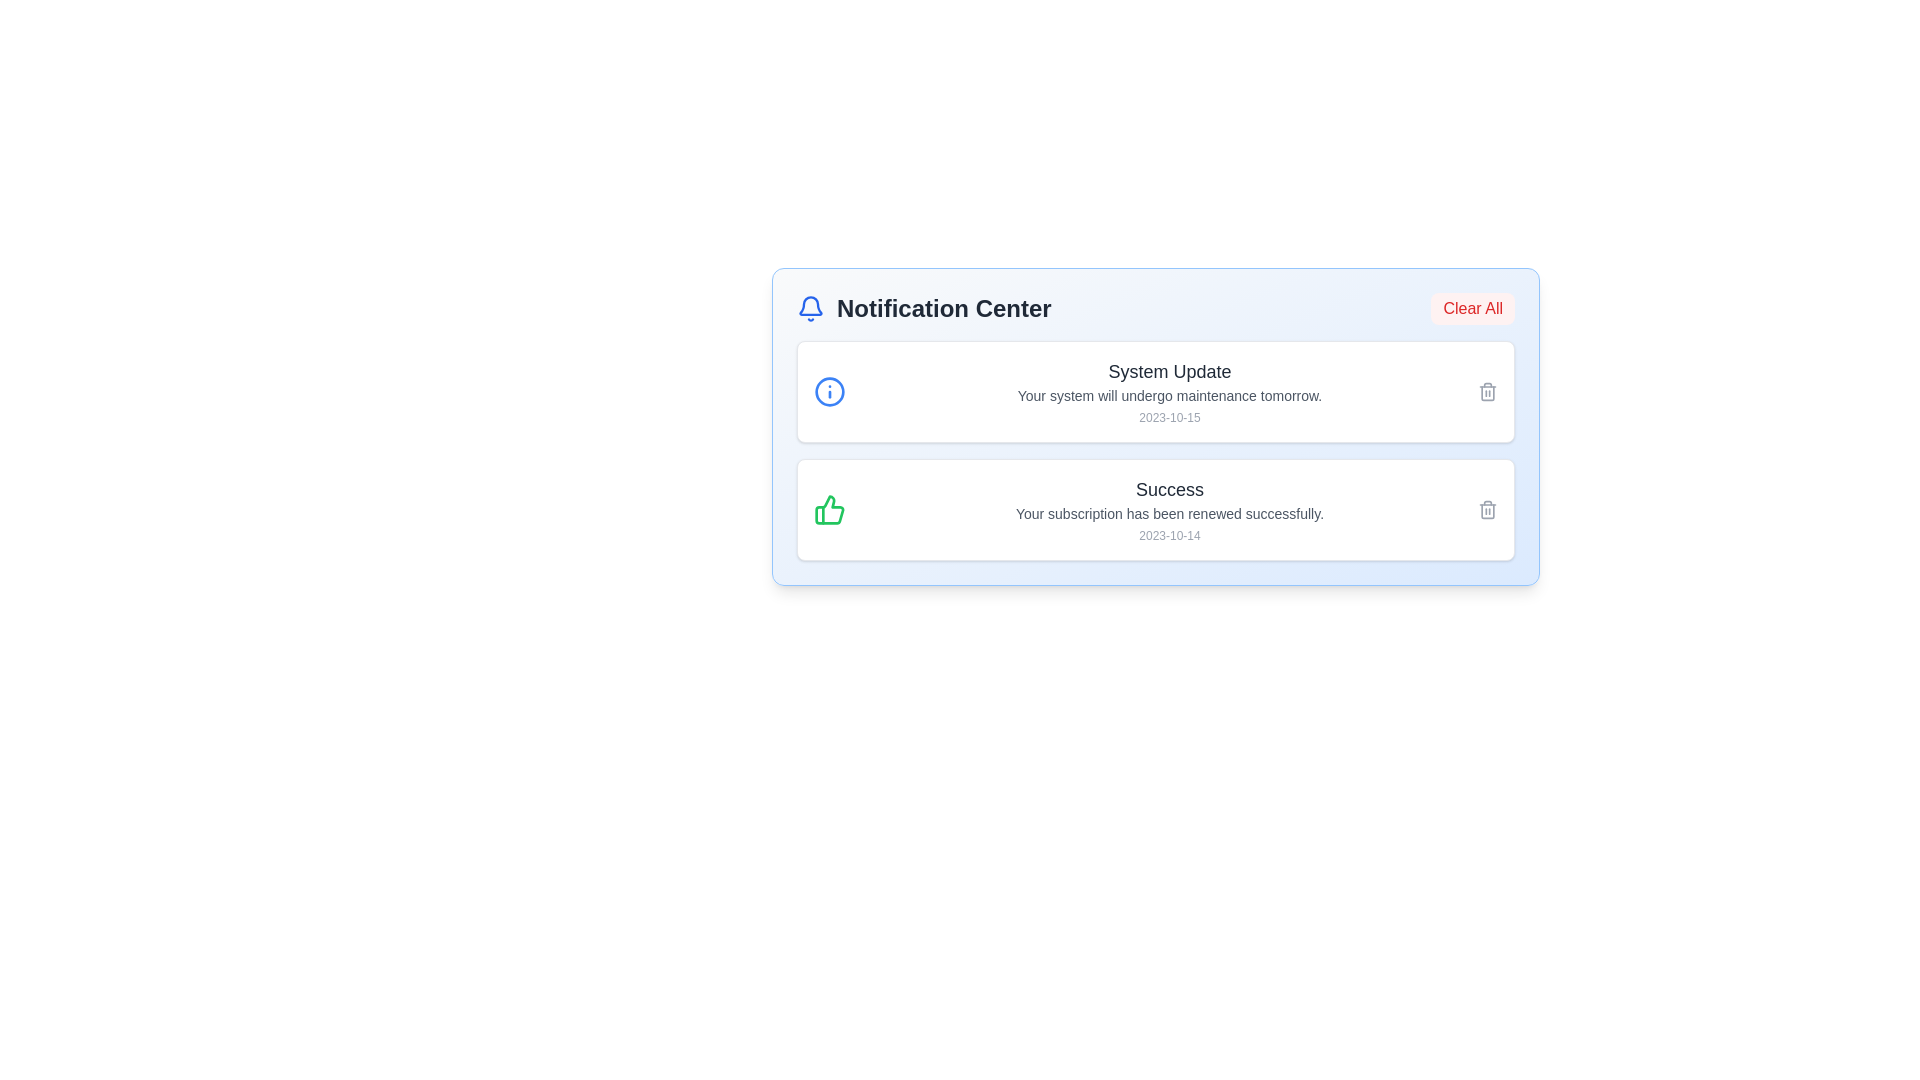 This screenshot has height=1080, width=1920. Describe the element at coordinates (1170, 396) in the screenshot. I see `the text element that reads 'Your system will undergo maintenance tomorrow.', which is located beneath the heading 'System Update' and above the timestamp '2023-10-15'` at that location.